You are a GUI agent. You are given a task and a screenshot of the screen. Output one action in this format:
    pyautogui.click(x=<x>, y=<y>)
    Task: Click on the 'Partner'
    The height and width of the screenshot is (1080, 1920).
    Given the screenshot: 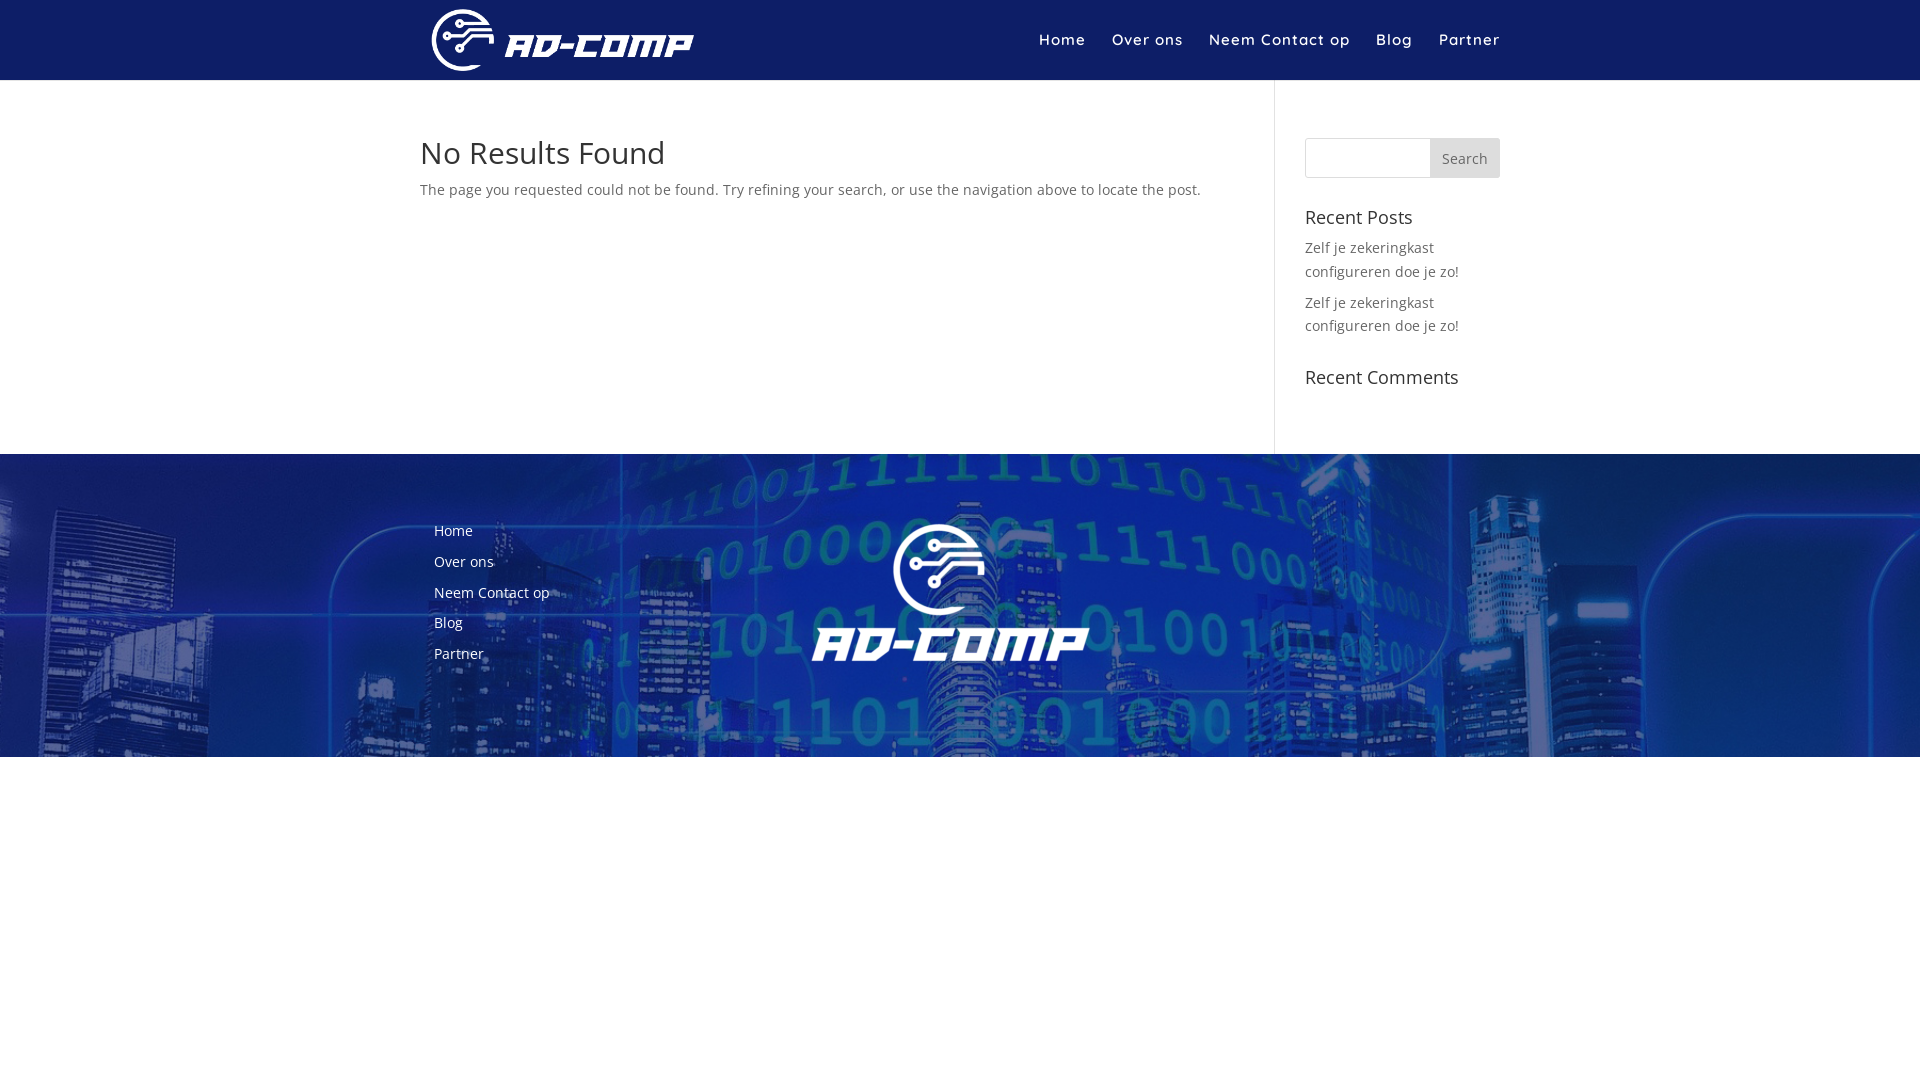 What is the action you would take?
    pyautogui.click(x=1469, y=55)
    